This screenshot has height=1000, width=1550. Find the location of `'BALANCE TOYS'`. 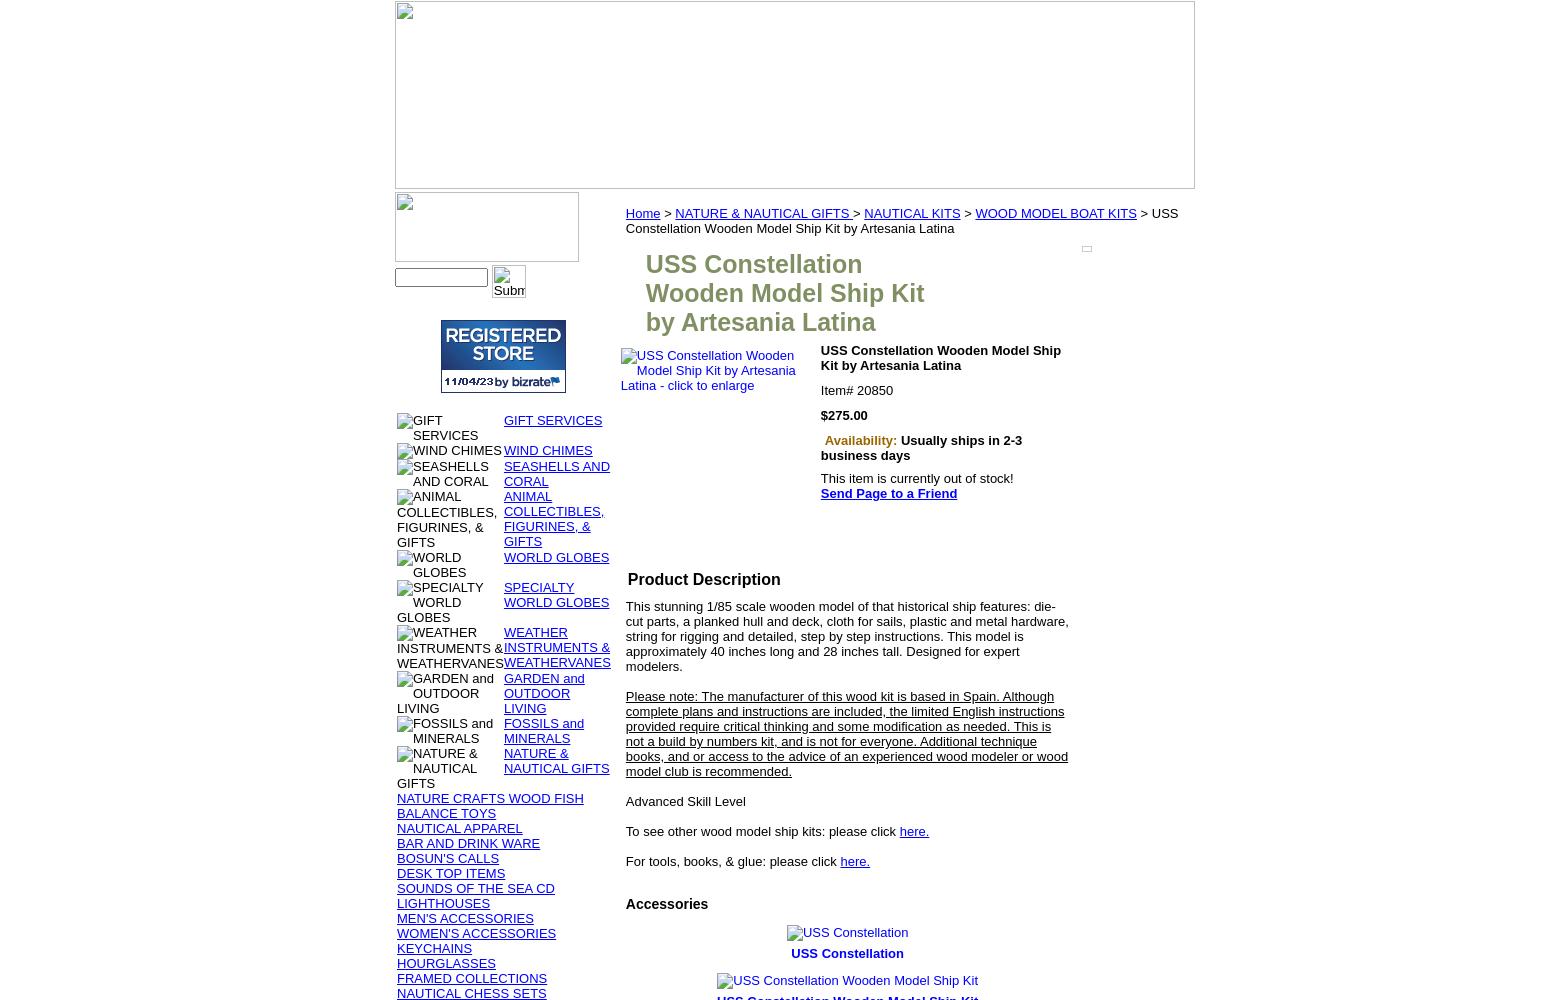

'BALANCE TOYS' is located at coordinates (446, 812).